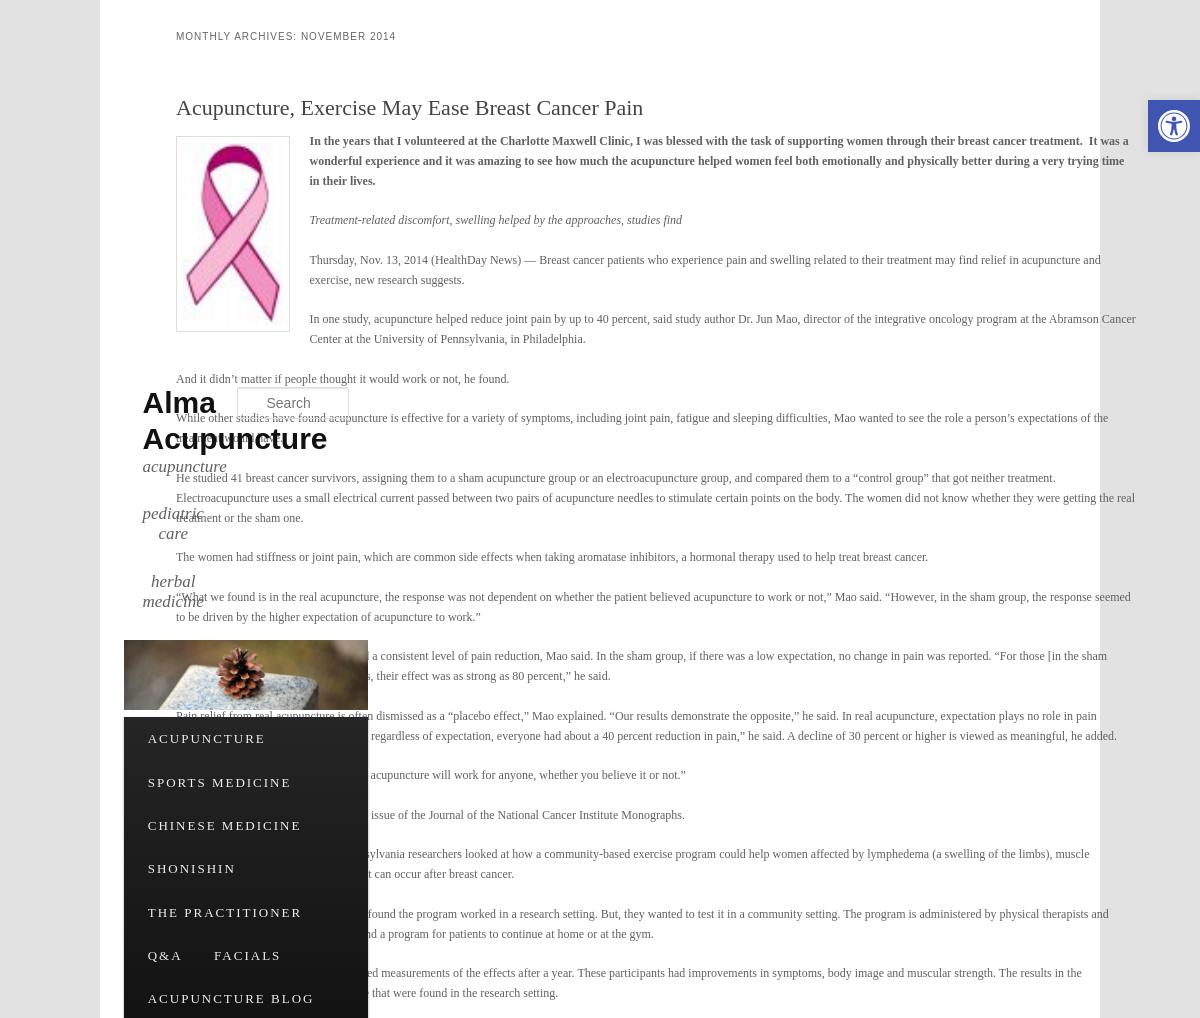 This screenshot has width=1200, height=1018. I want to click on 'In all, 67 breast cancer patients completed measurements of the effects after a year. These participants had improvements in symptoms, body image and muscular strength. The results in the community setting were similar to those that were found in the research setting.', so click(175, 982).